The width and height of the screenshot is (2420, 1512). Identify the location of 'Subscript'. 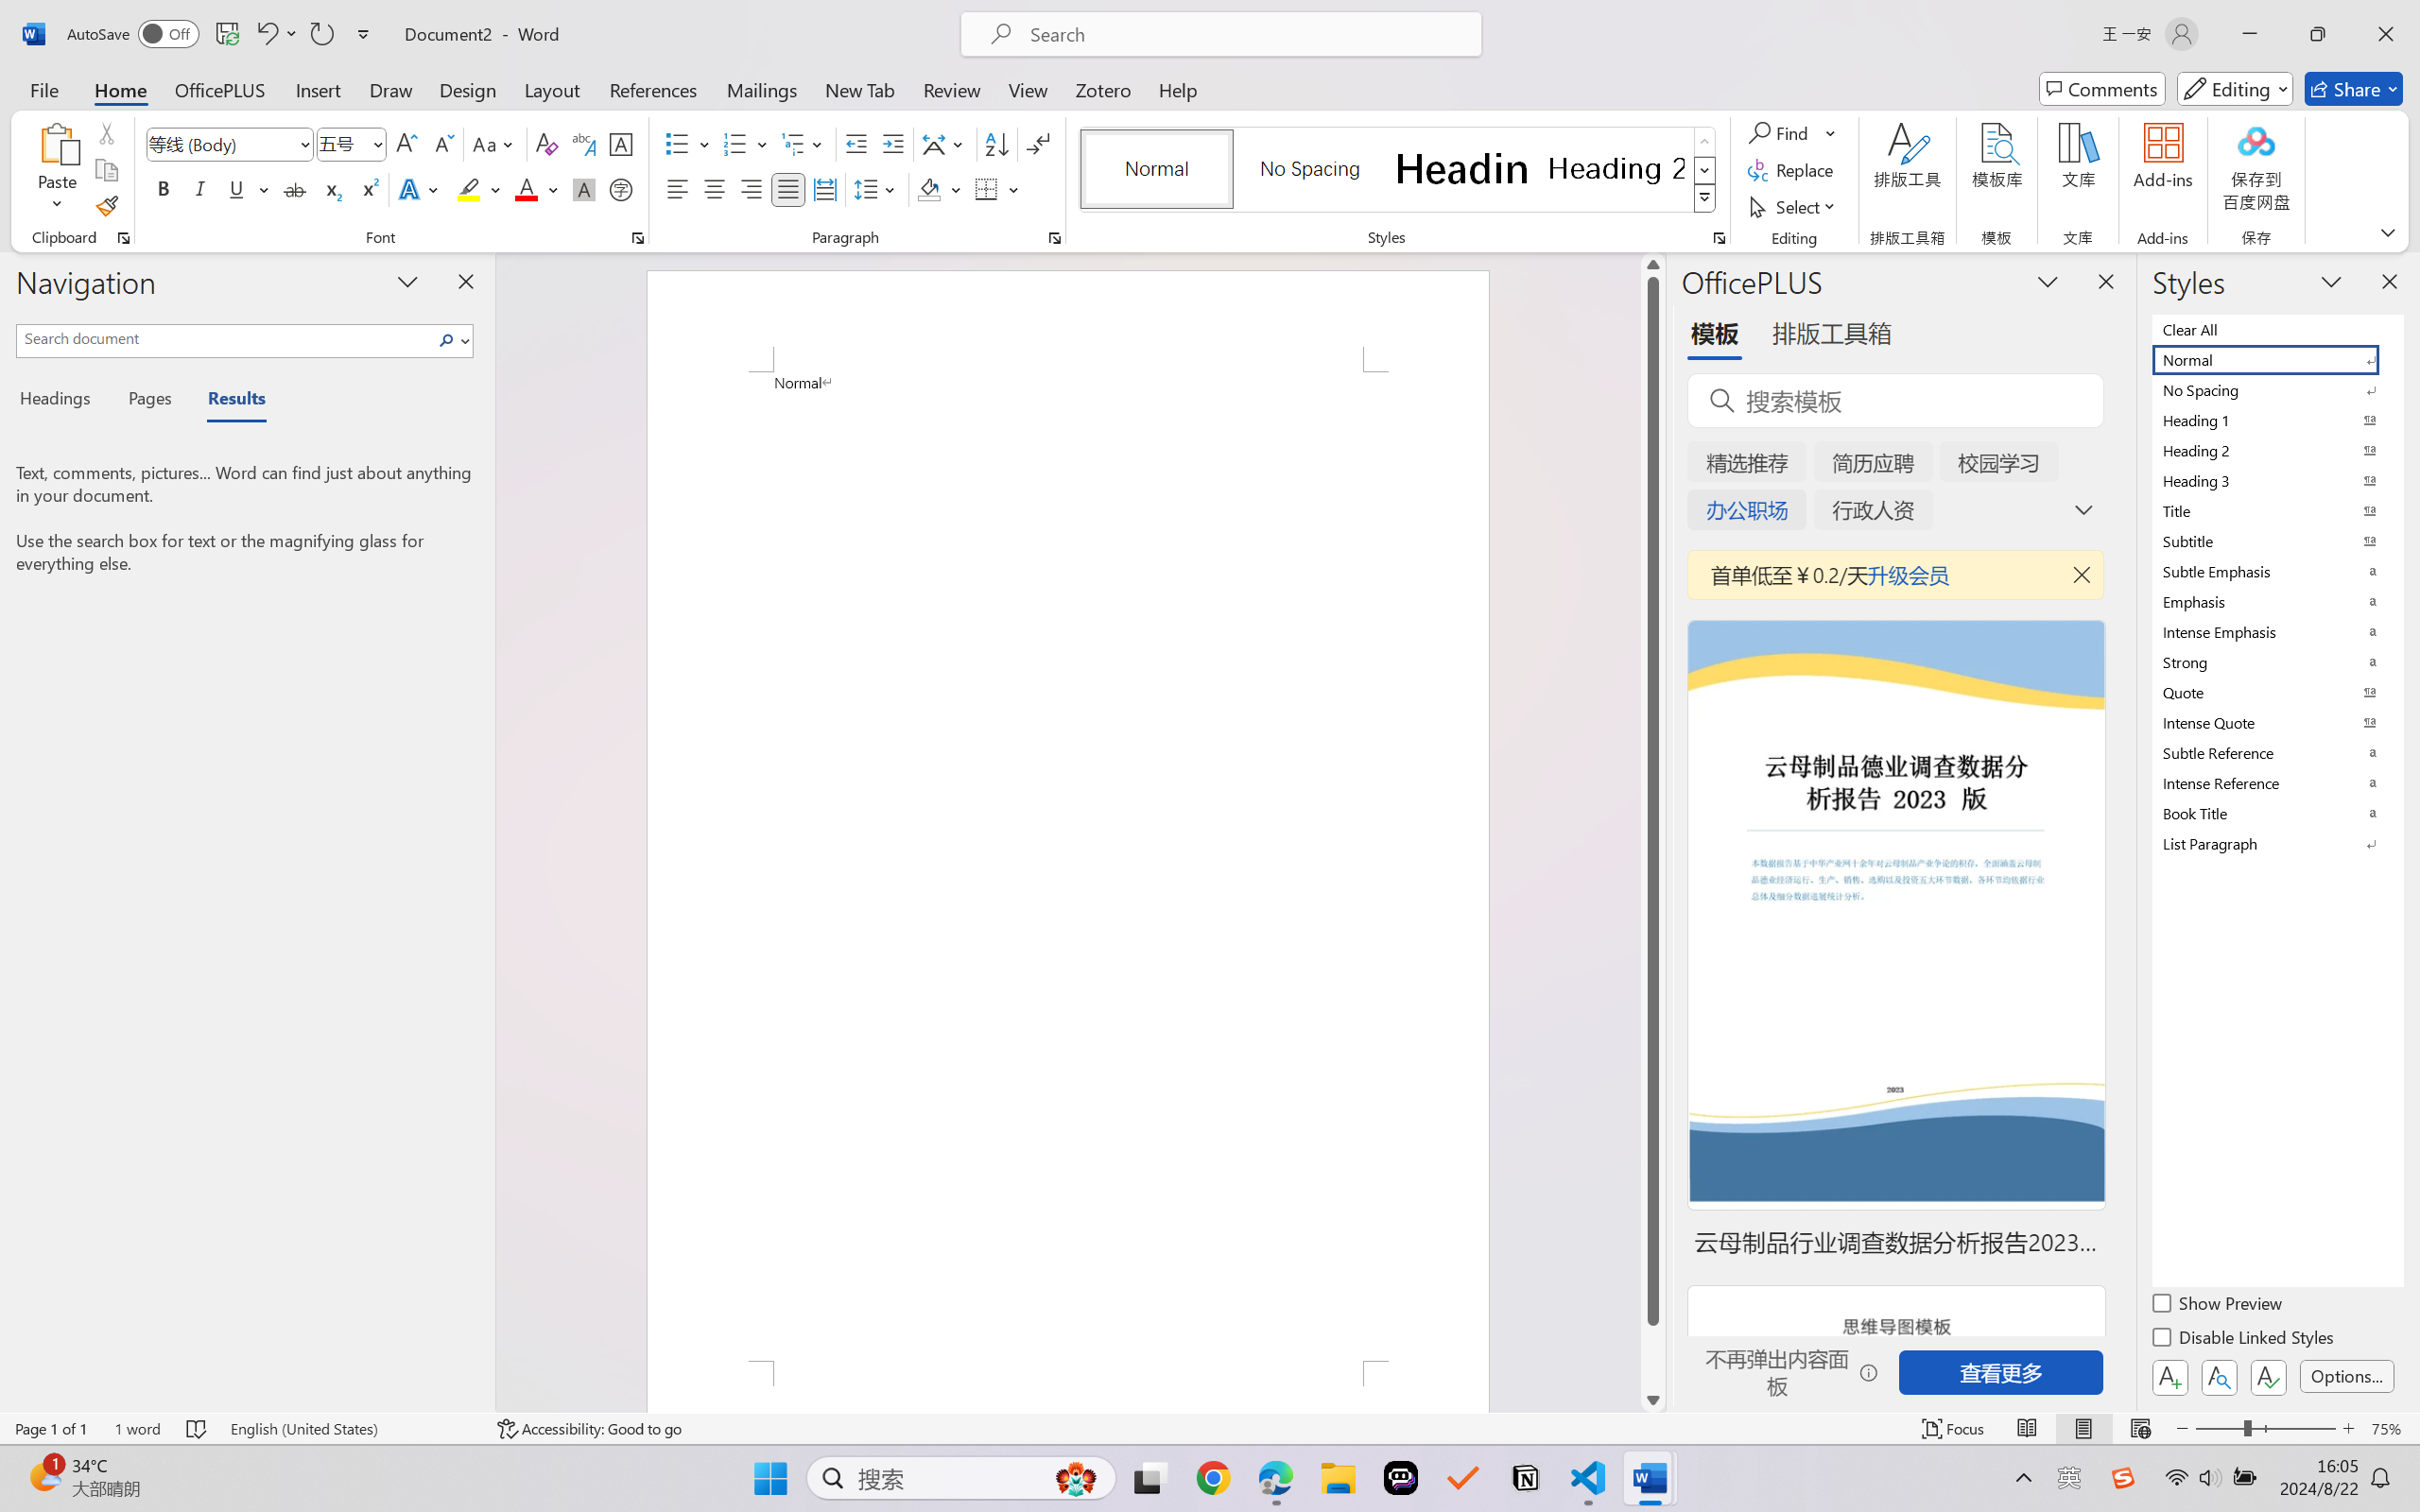
(330, 188).